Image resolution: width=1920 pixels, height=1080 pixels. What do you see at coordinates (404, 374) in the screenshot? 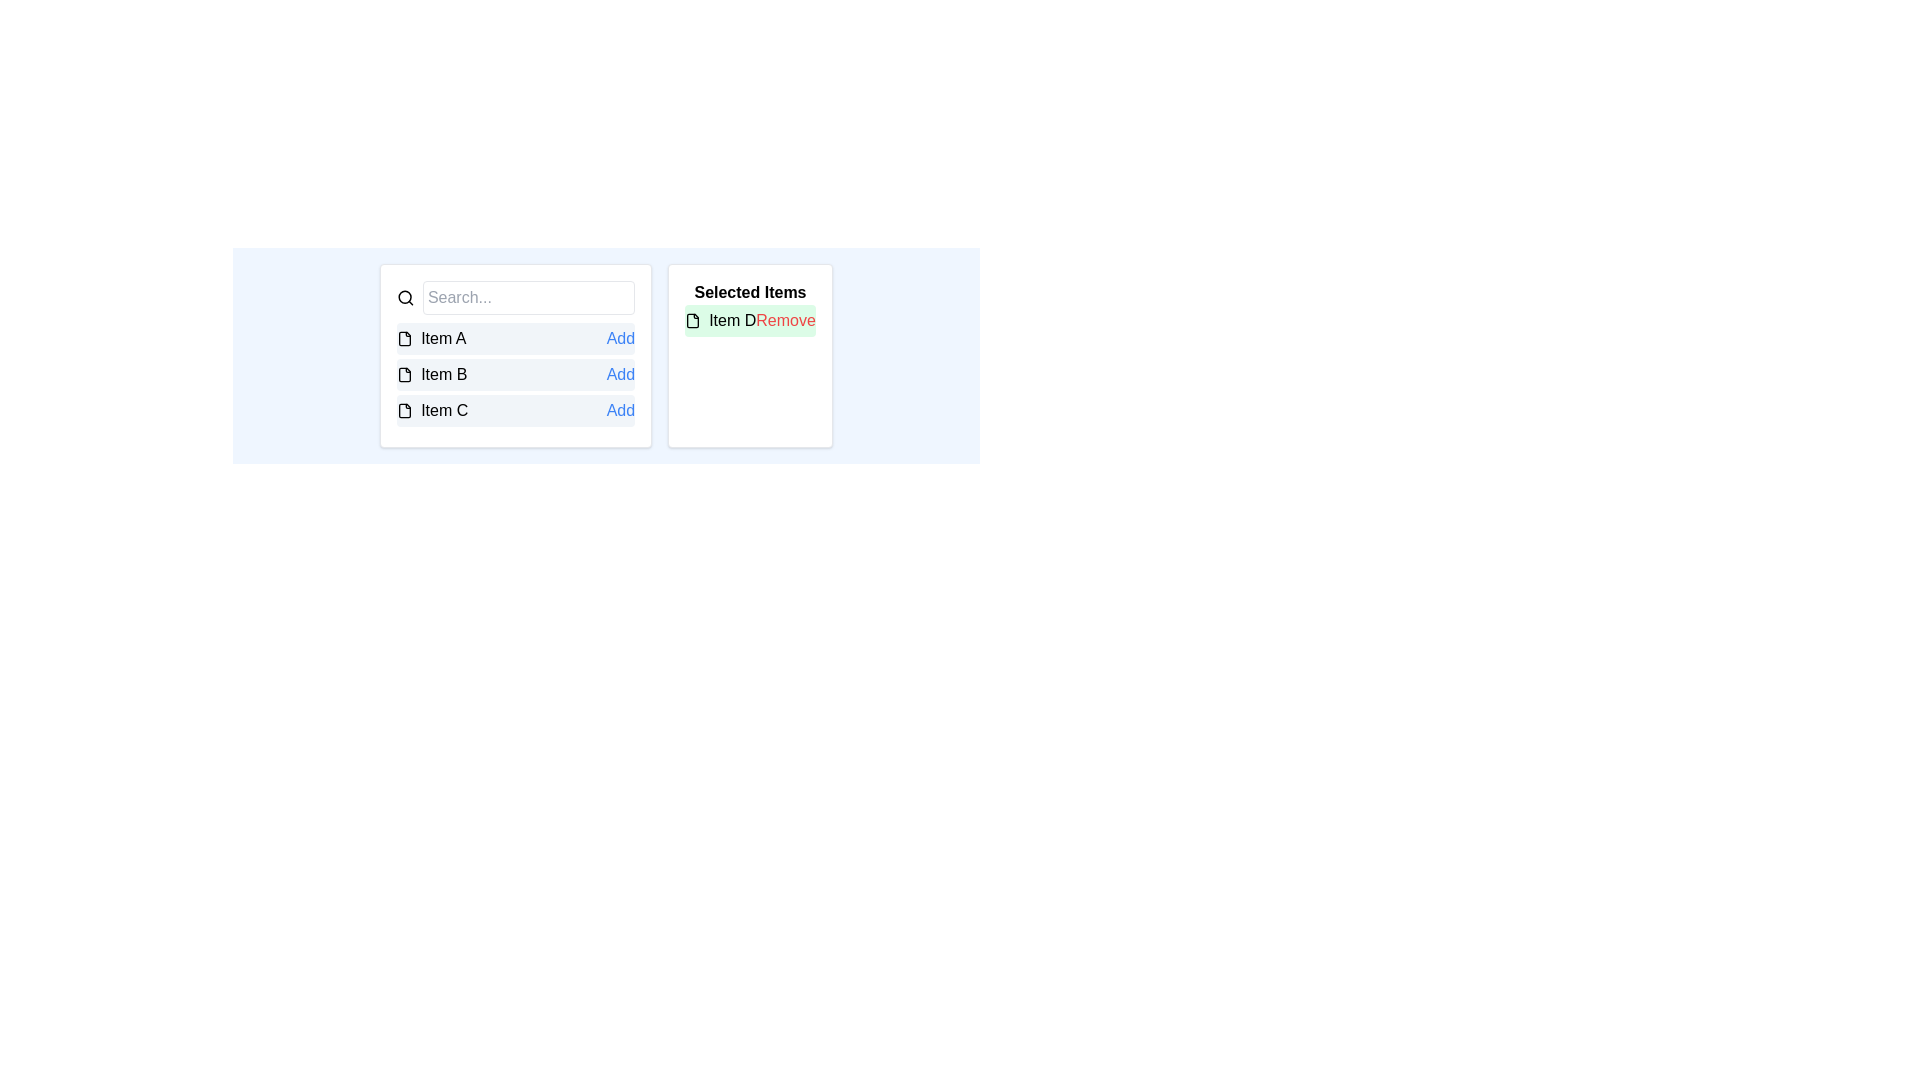
I see `the file icon representing 'Item B' in the list, which is located at the beginning of the row preceding the 'Add' button` at bounding box center [404, 374].